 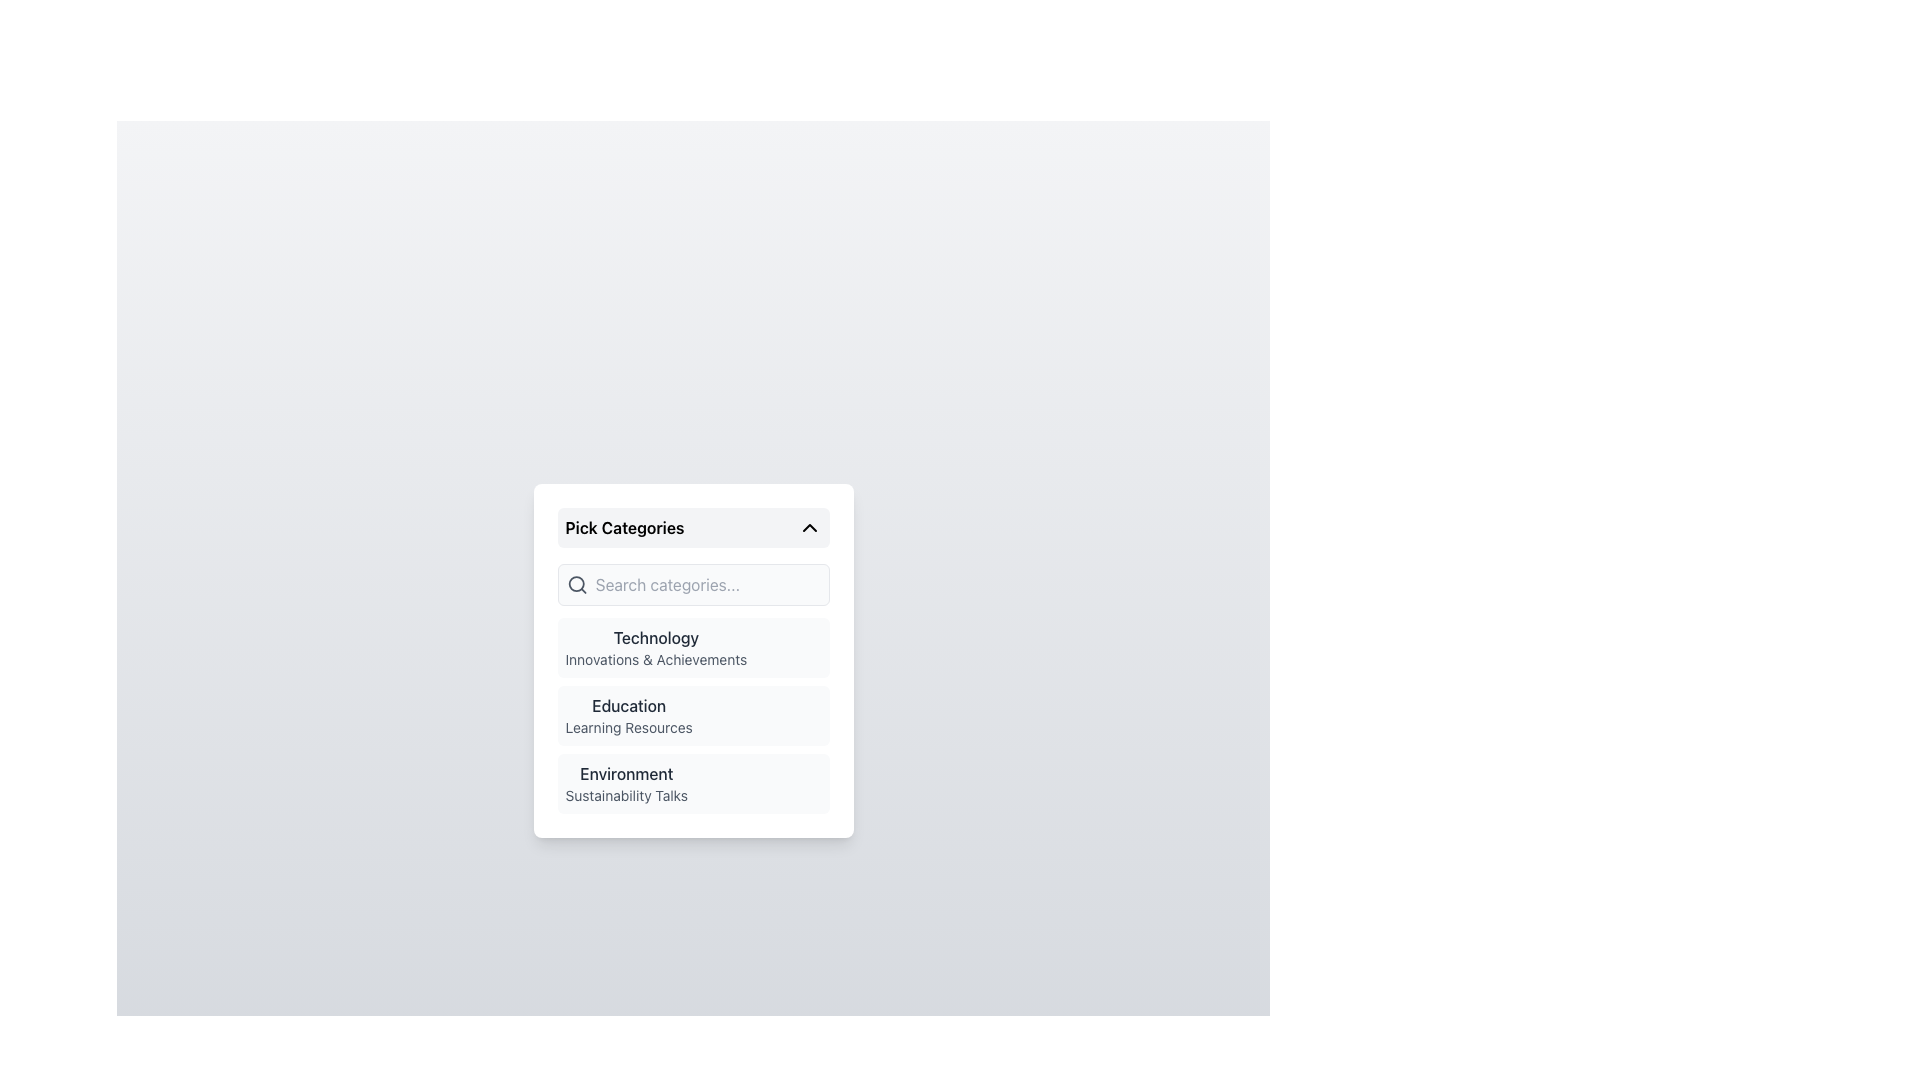 I want to click on text of the descriptive sub-label located beneath the bolded title 'Education' in the second entry of the category list, so click(x=628, y=728).